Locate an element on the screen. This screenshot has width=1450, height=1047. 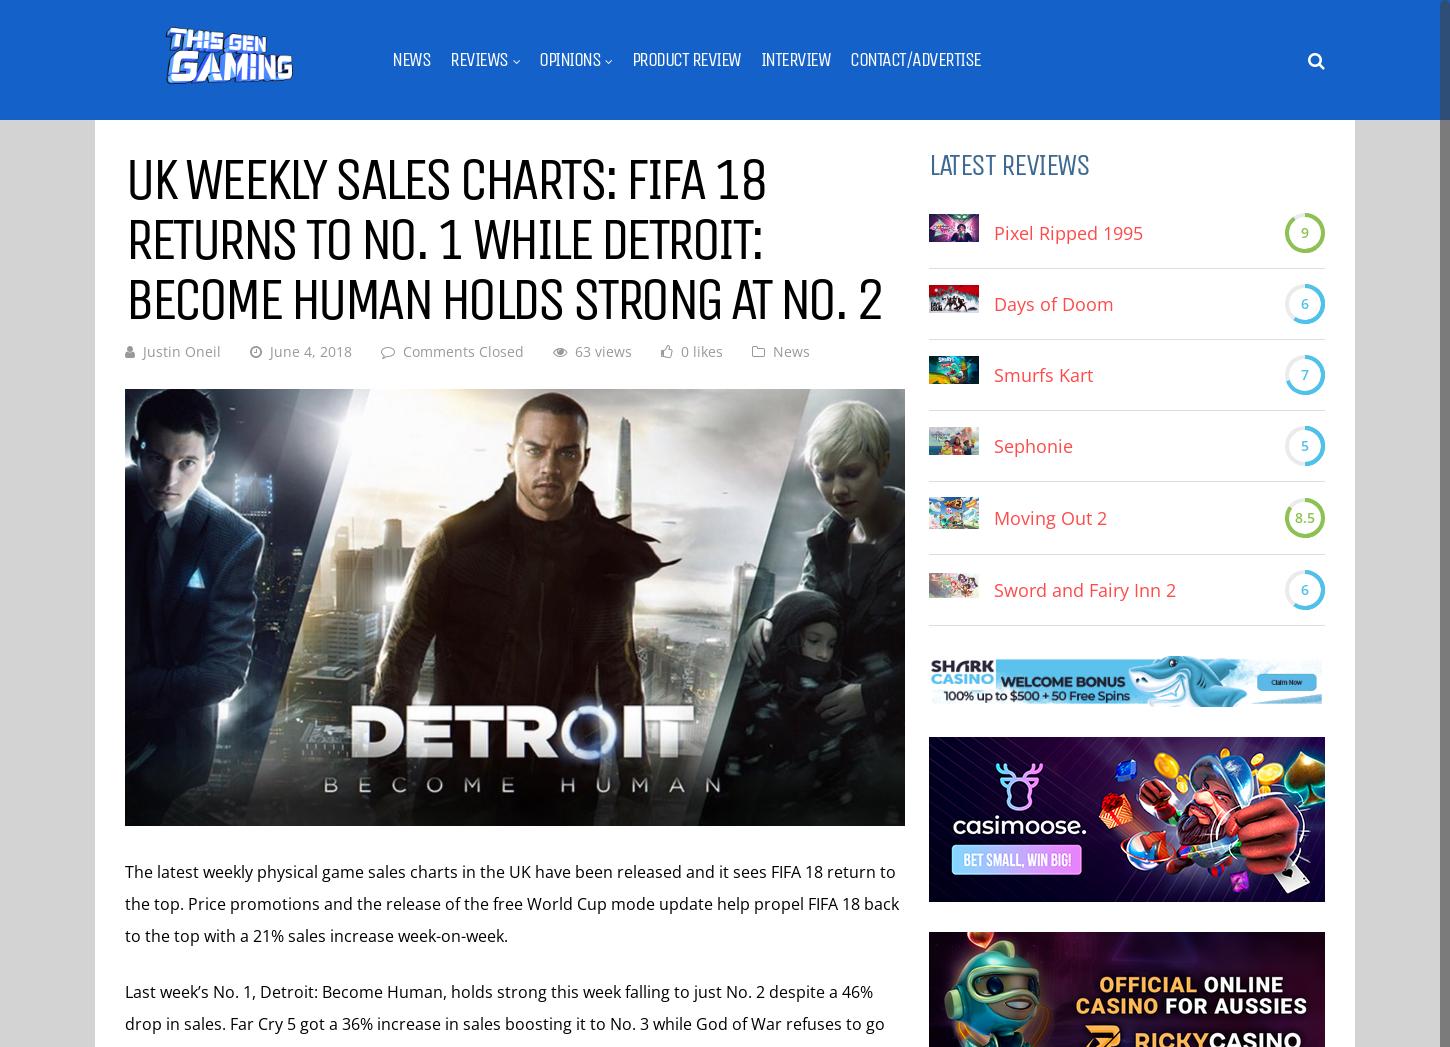
'The latest weekly physical game sales charts in the UK have been released and it sees FIFA 18 return to the top. Price promotions and the release of the free World Cup mode update help propel FIFA 18 back to the top with a 21% sales increase week-on-week.' is located at coordinates (511, 902).